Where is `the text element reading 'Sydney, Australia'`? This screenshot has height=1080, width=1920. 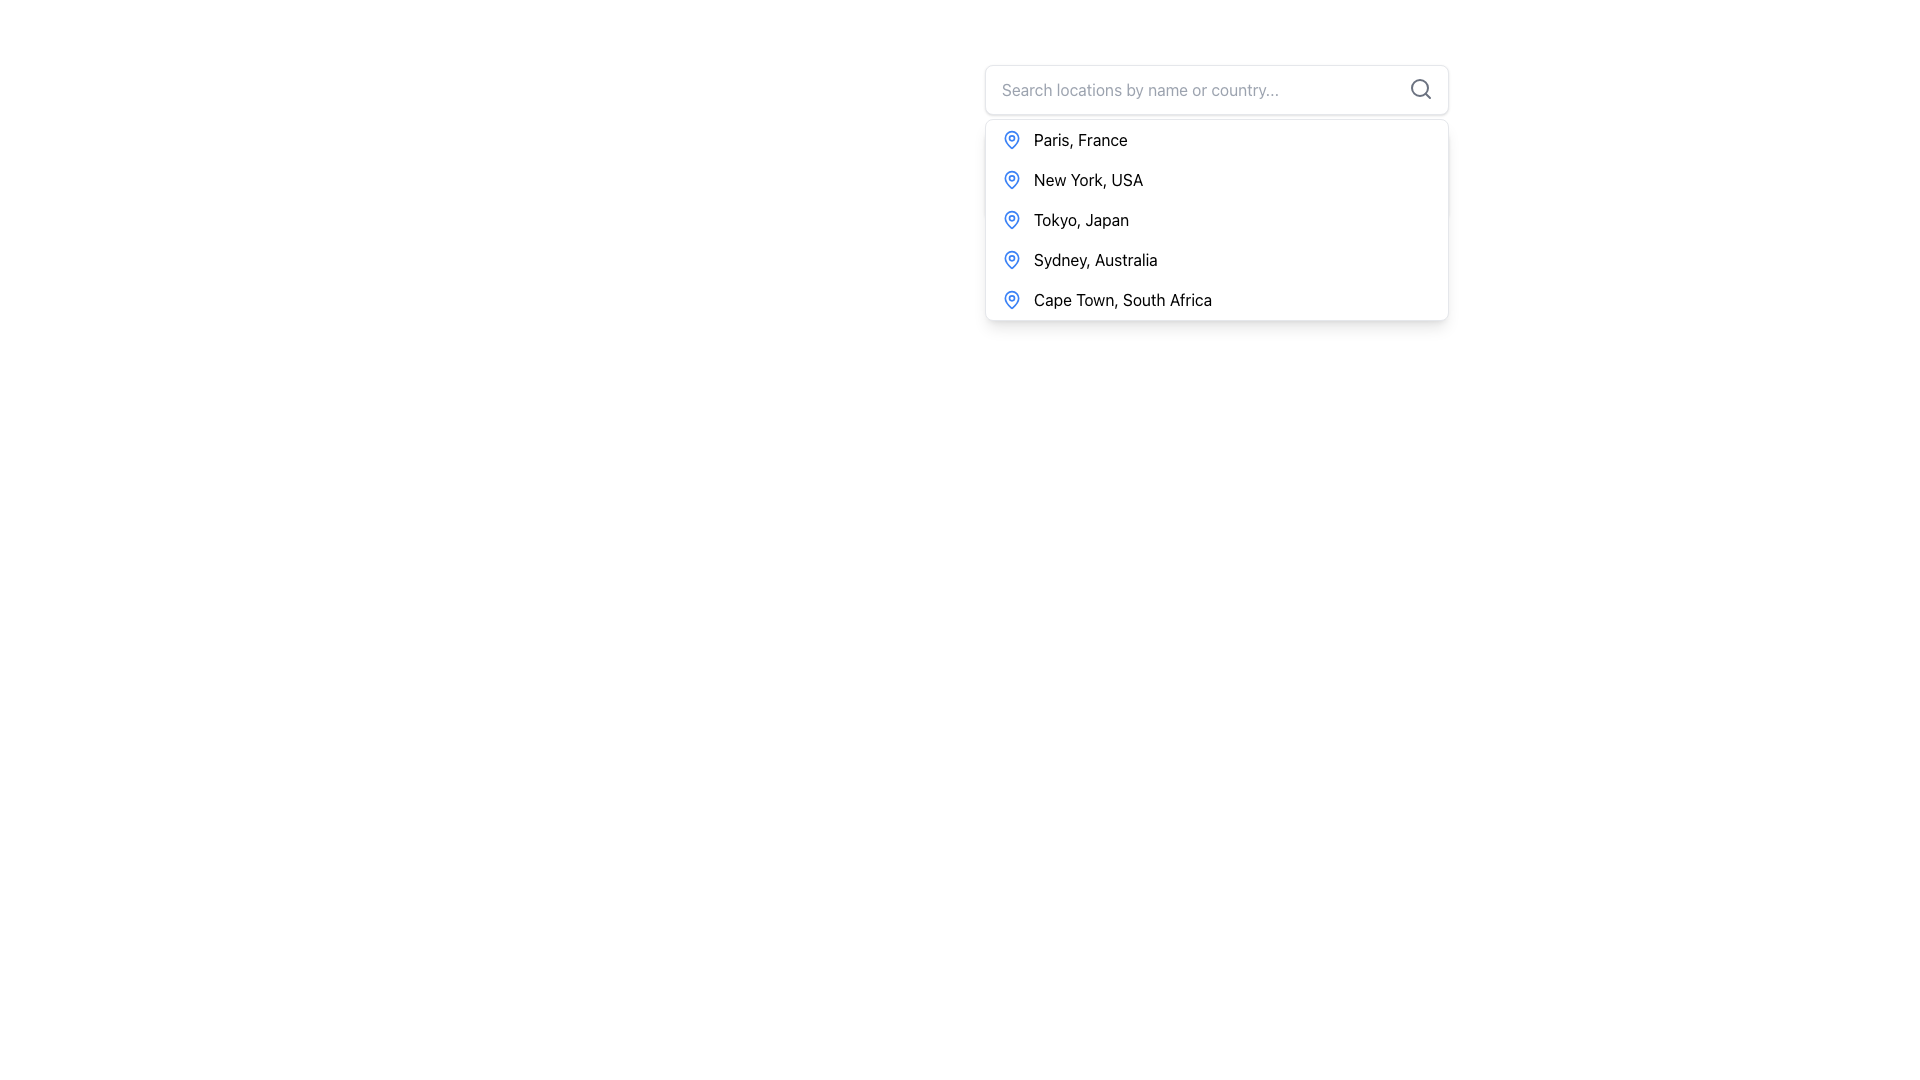 the text element reading 'Sydney, Australia' is located at coordinates (1094, 258).